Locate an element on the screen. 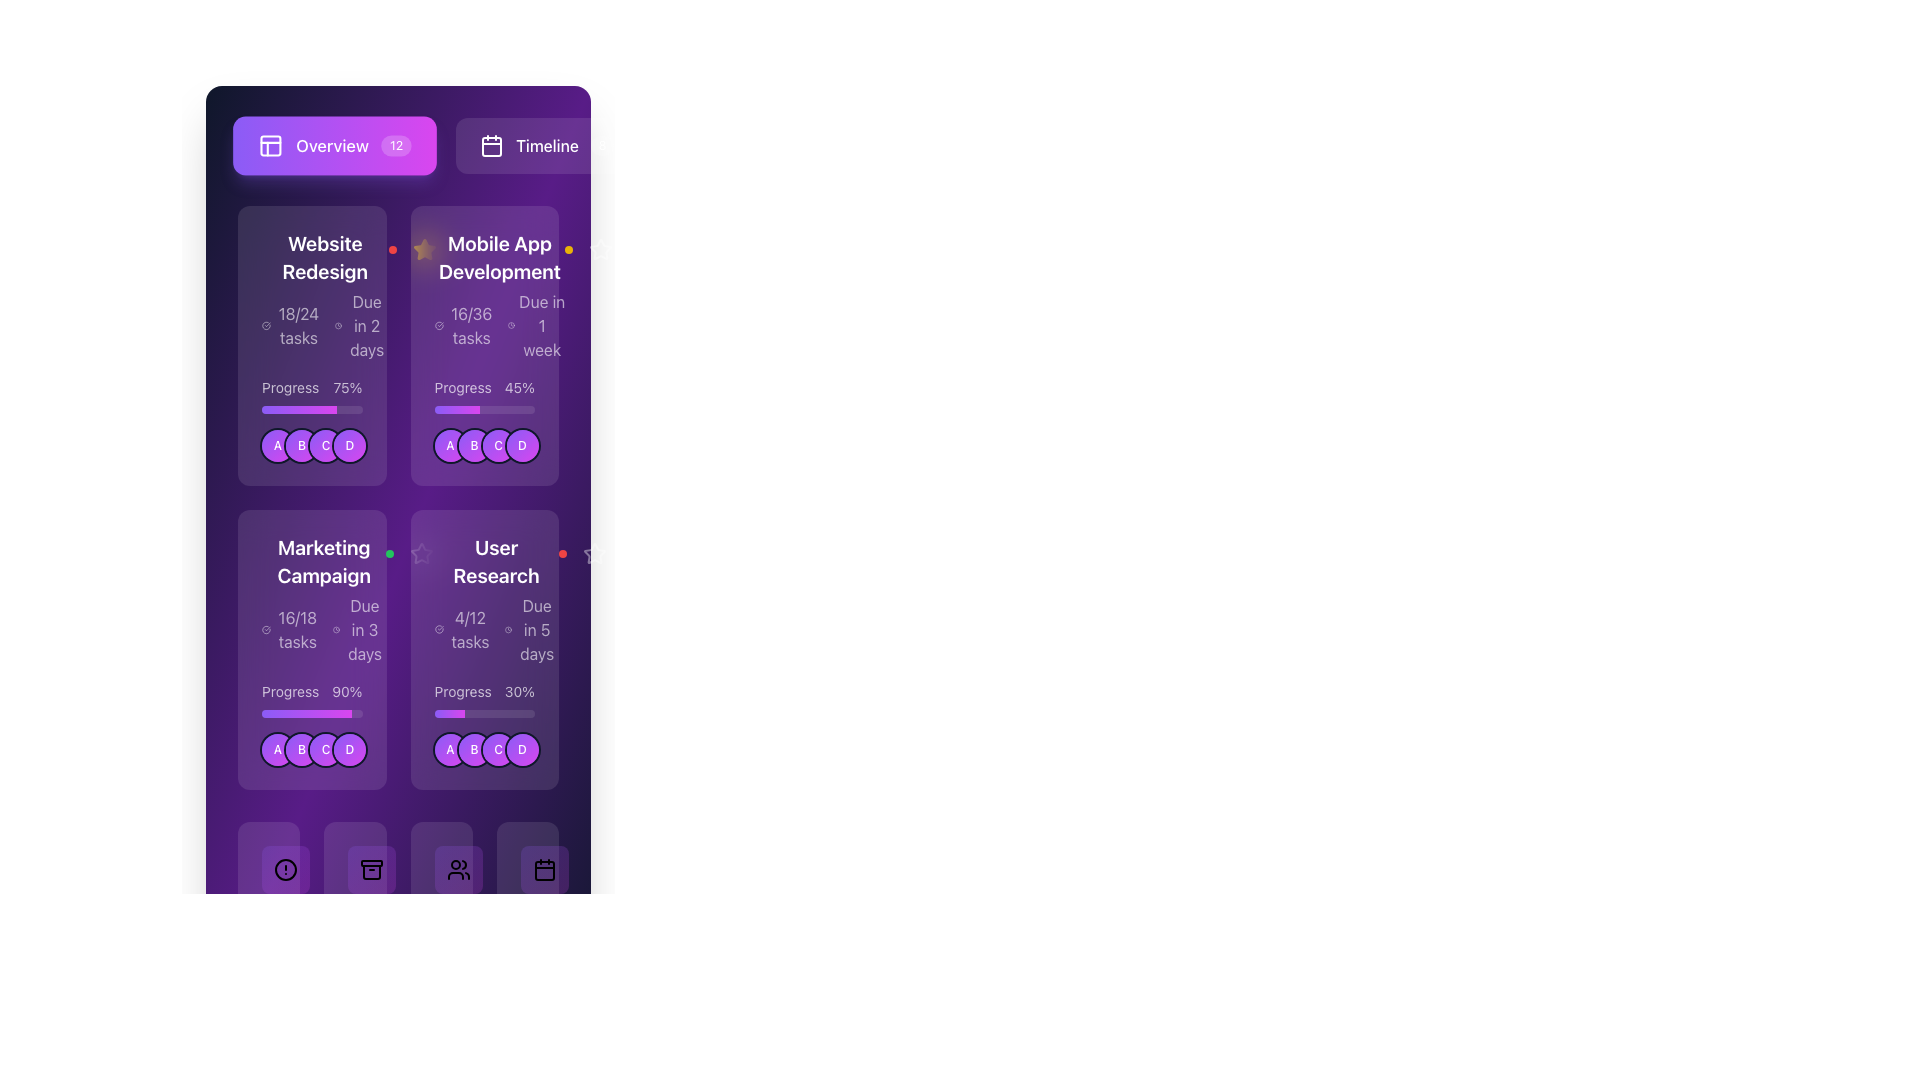 This screenshot has height=1080, width=1920. the square-shaped button with a purple gradient background and a stylized calendar icon is located at coordinates (544, 869).